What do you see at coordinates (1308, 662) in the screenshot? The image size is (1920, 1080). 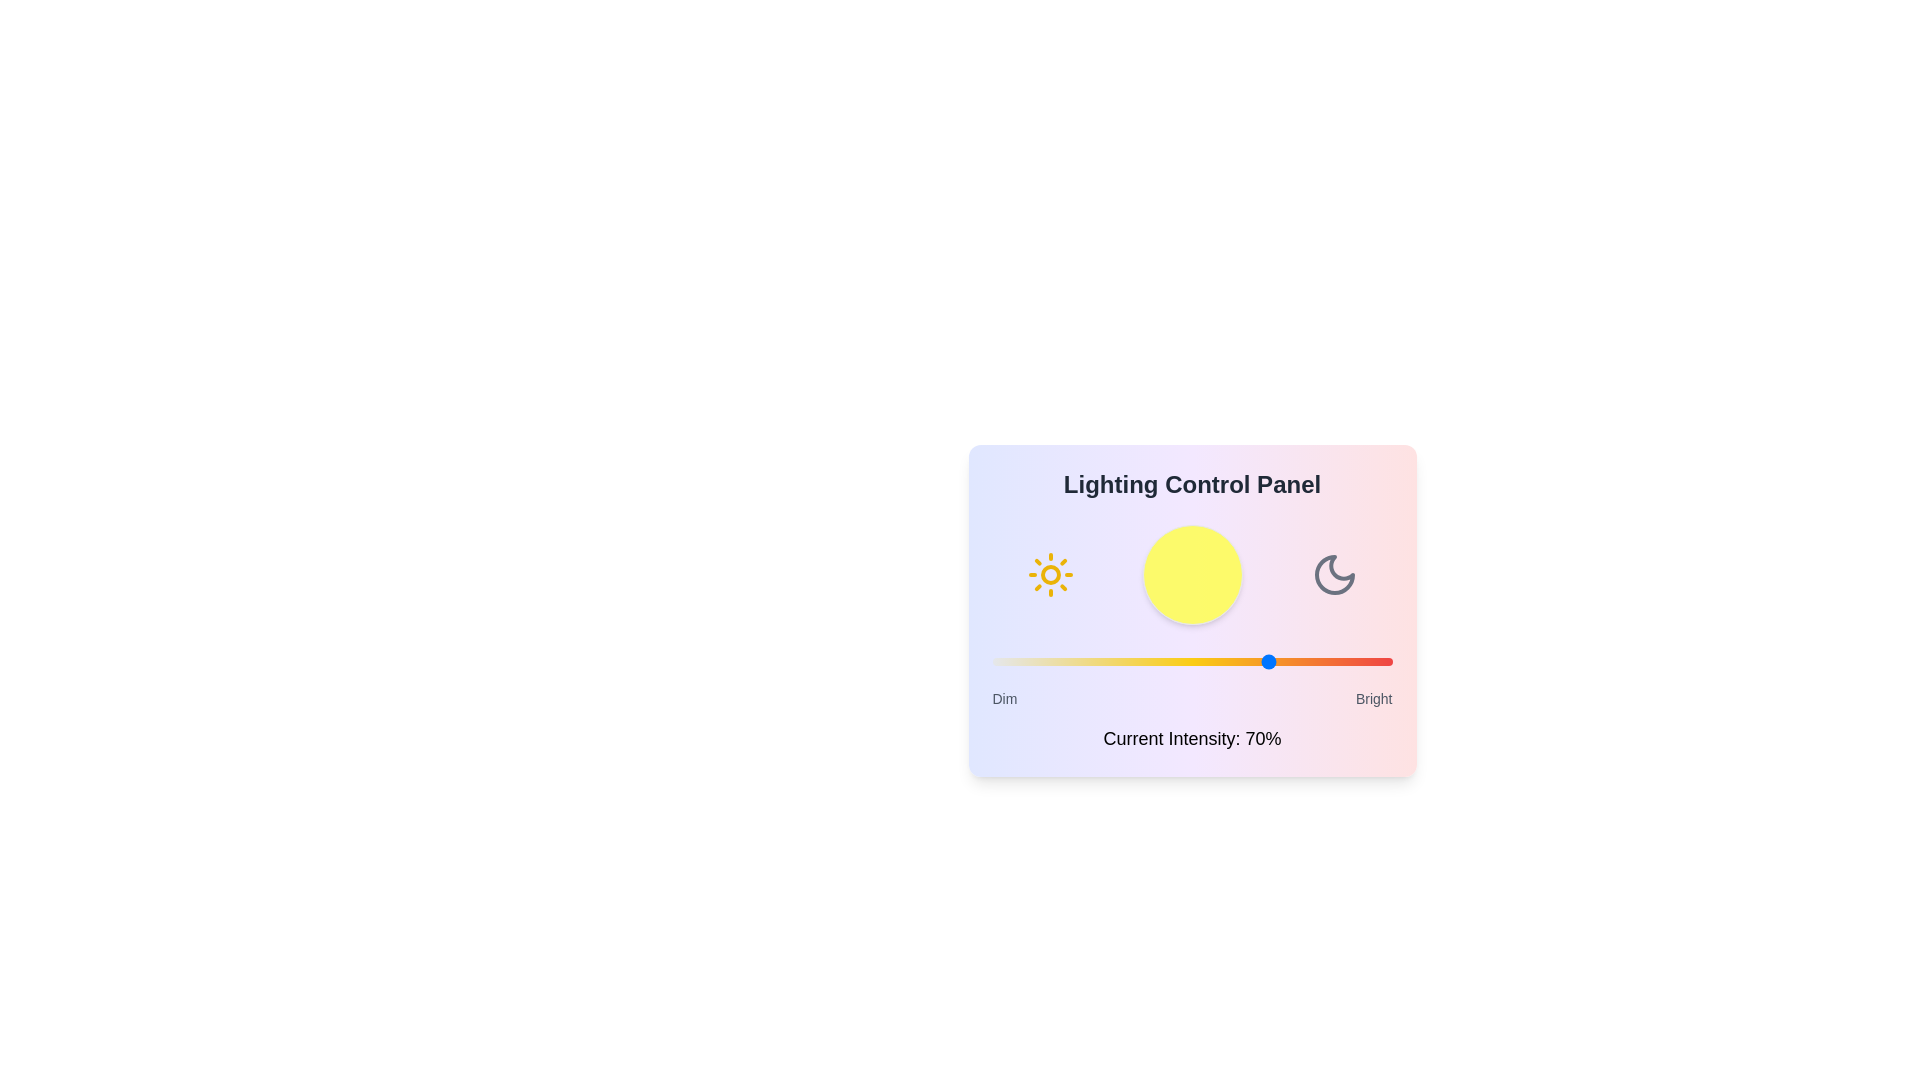 I see `the light intensity slider to 79% to observe the changes in the visualization` at bounding box center [1308, 662].